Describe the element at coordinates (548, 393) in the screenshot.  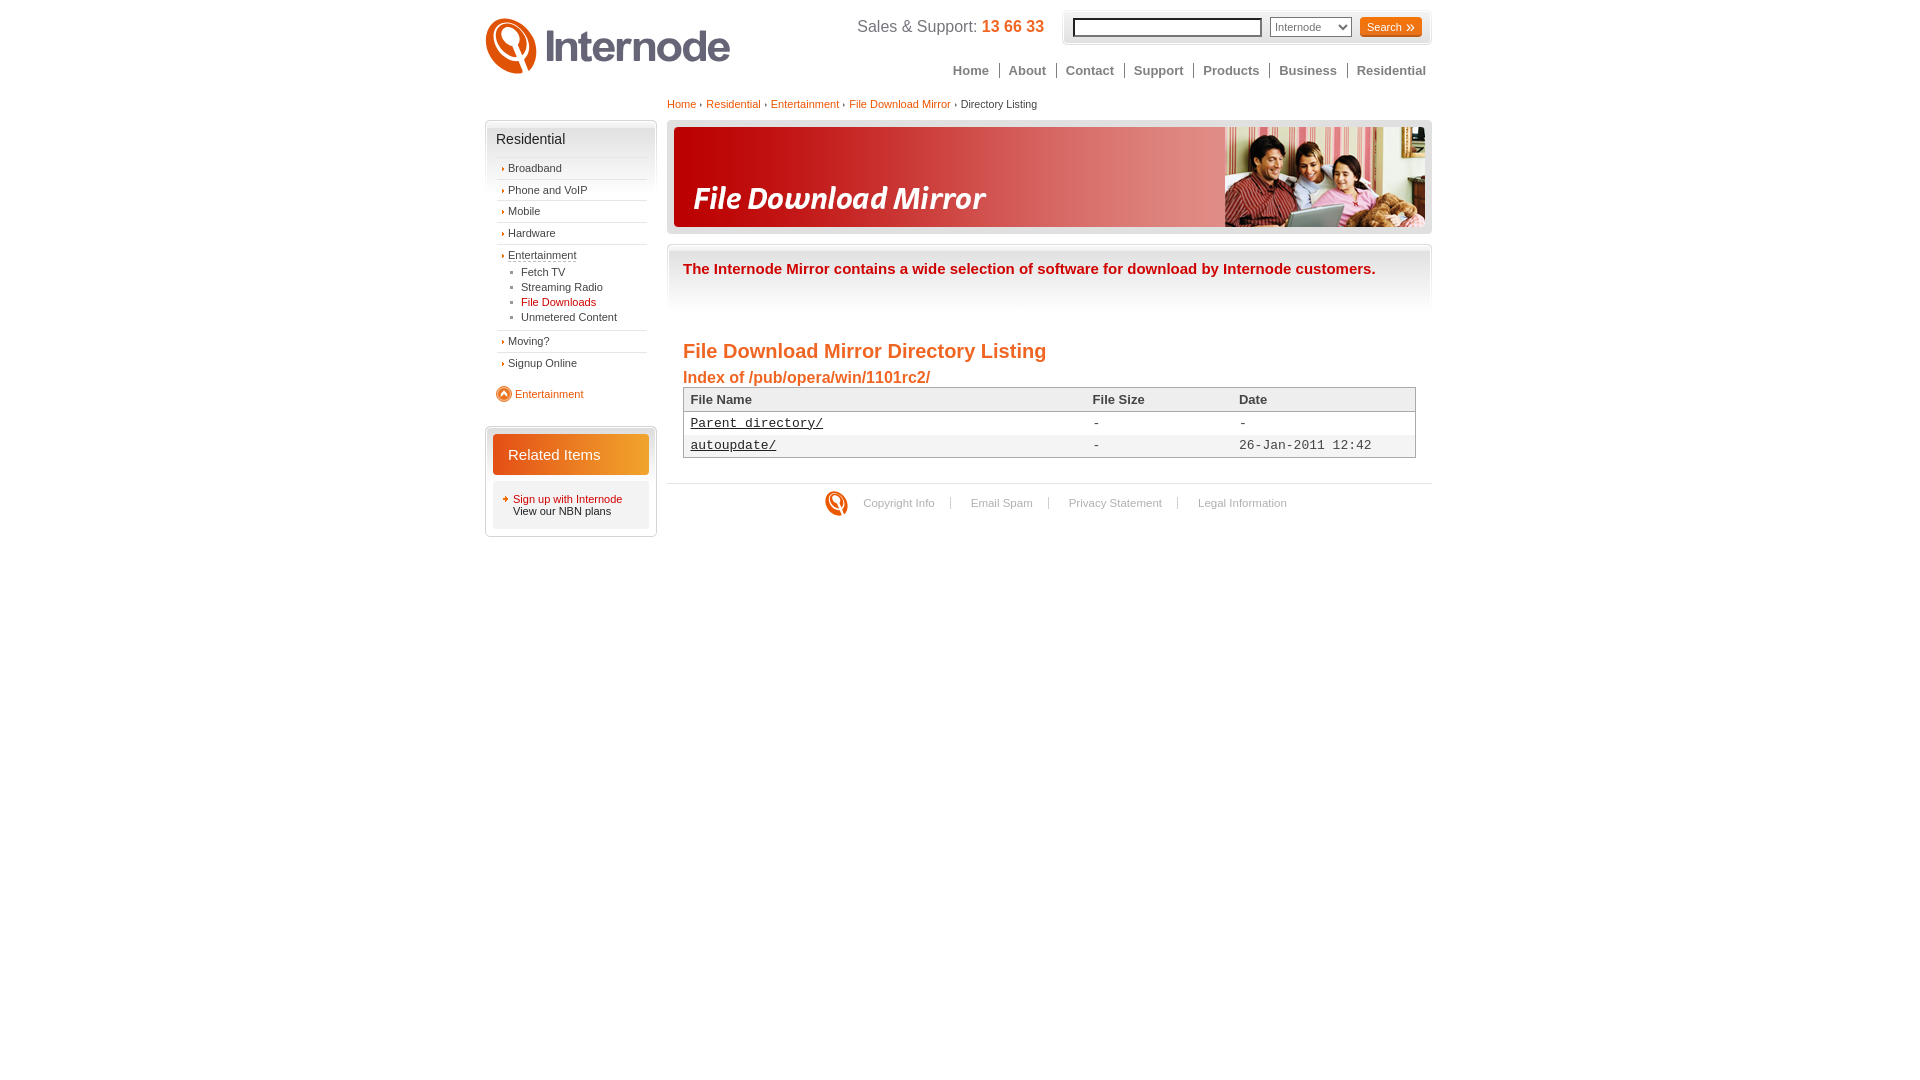
I see `'Entertainment'` at that location.